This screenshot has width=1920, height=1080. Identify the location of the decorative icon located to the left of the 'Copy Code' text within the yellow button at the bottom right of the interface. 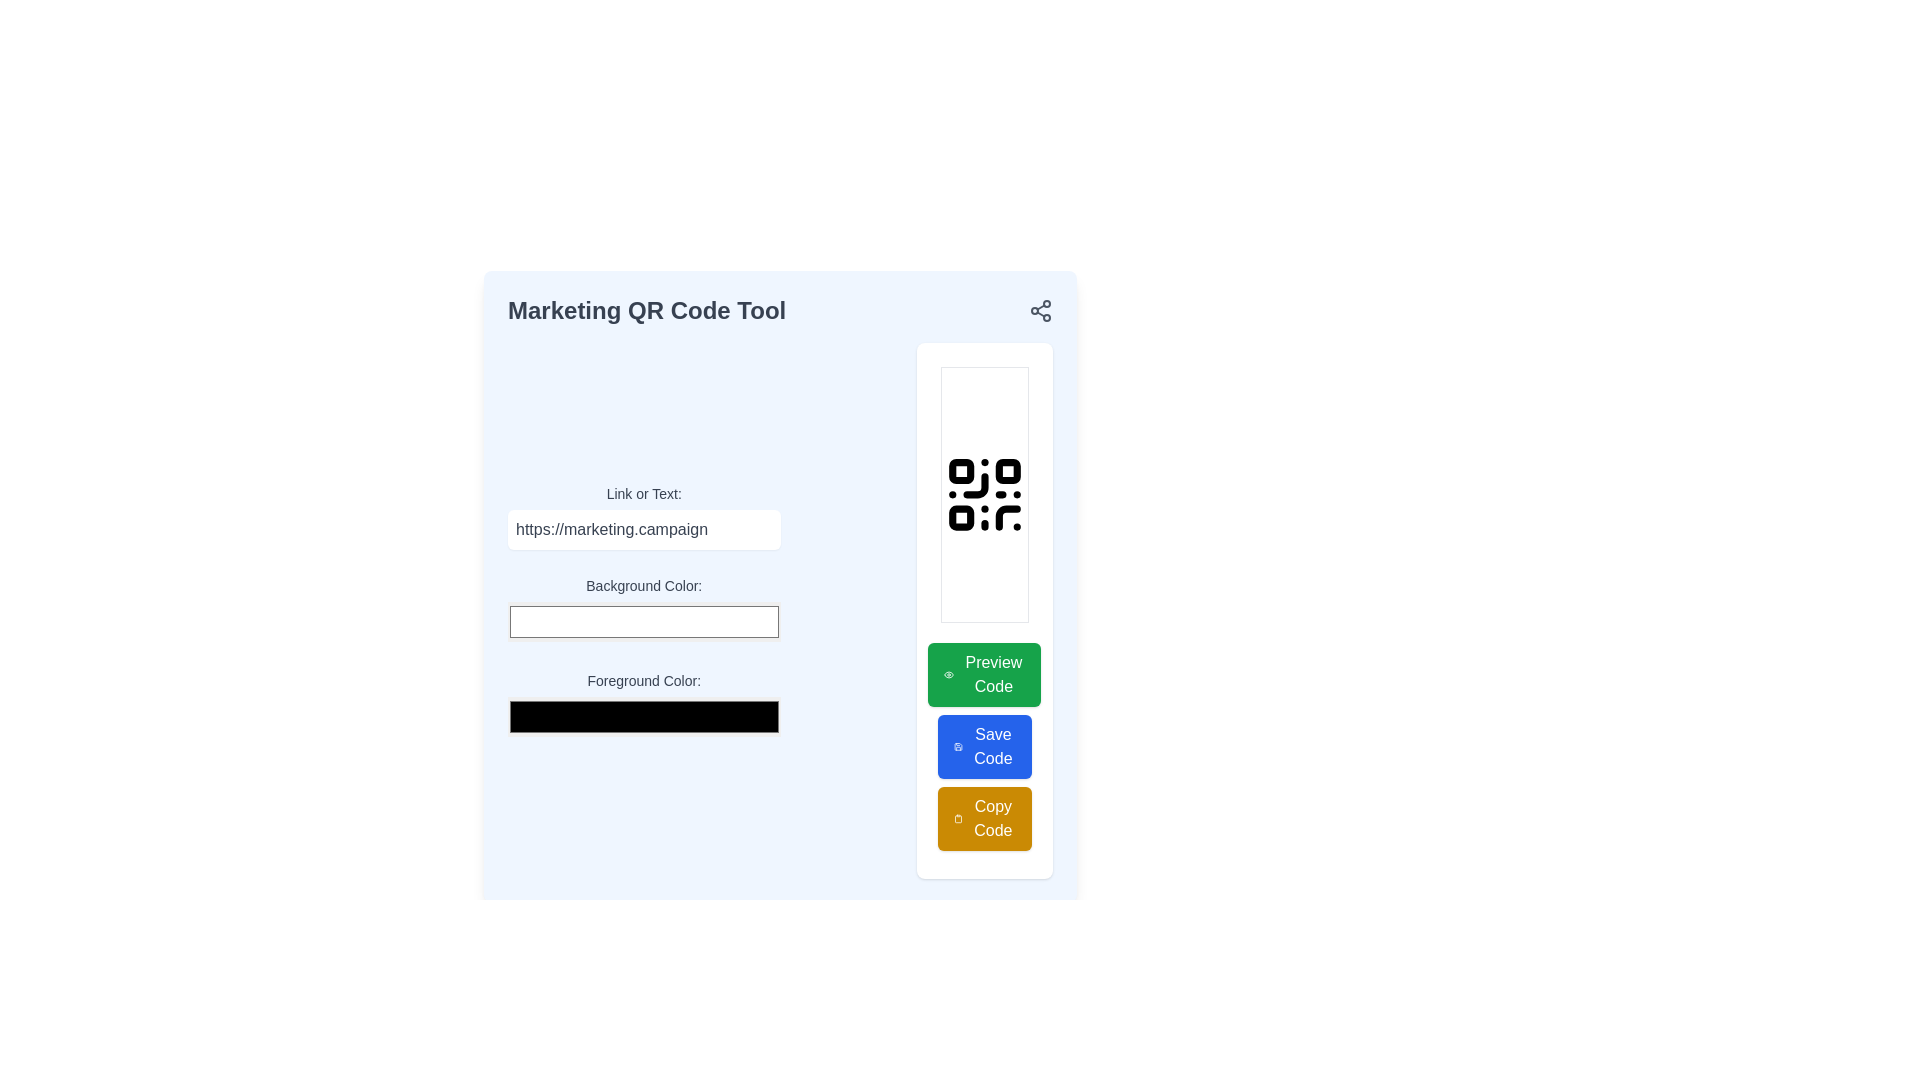
(957, 818).